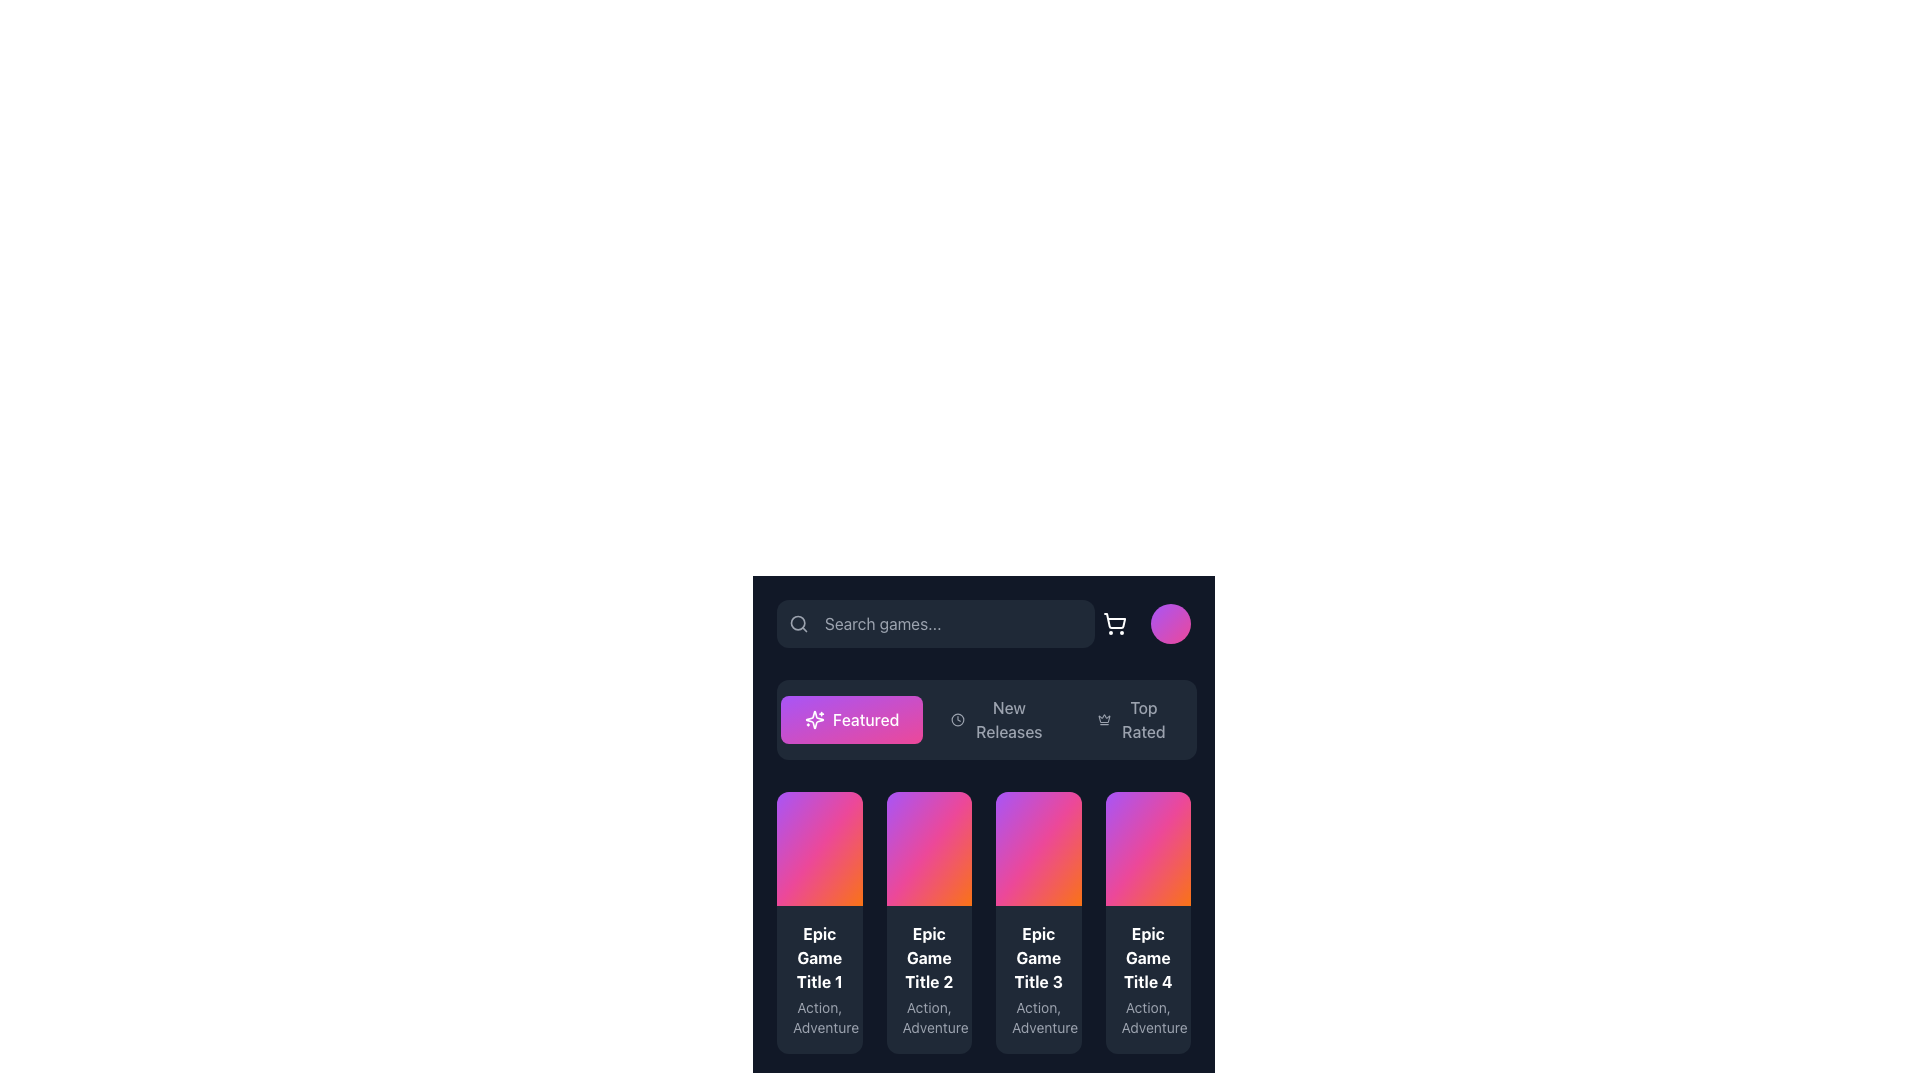  I want to click on text label displaying the genres 'Action, Adventure' located below the title 'Epic Game Title 3' in the card, so click(1038, 941).